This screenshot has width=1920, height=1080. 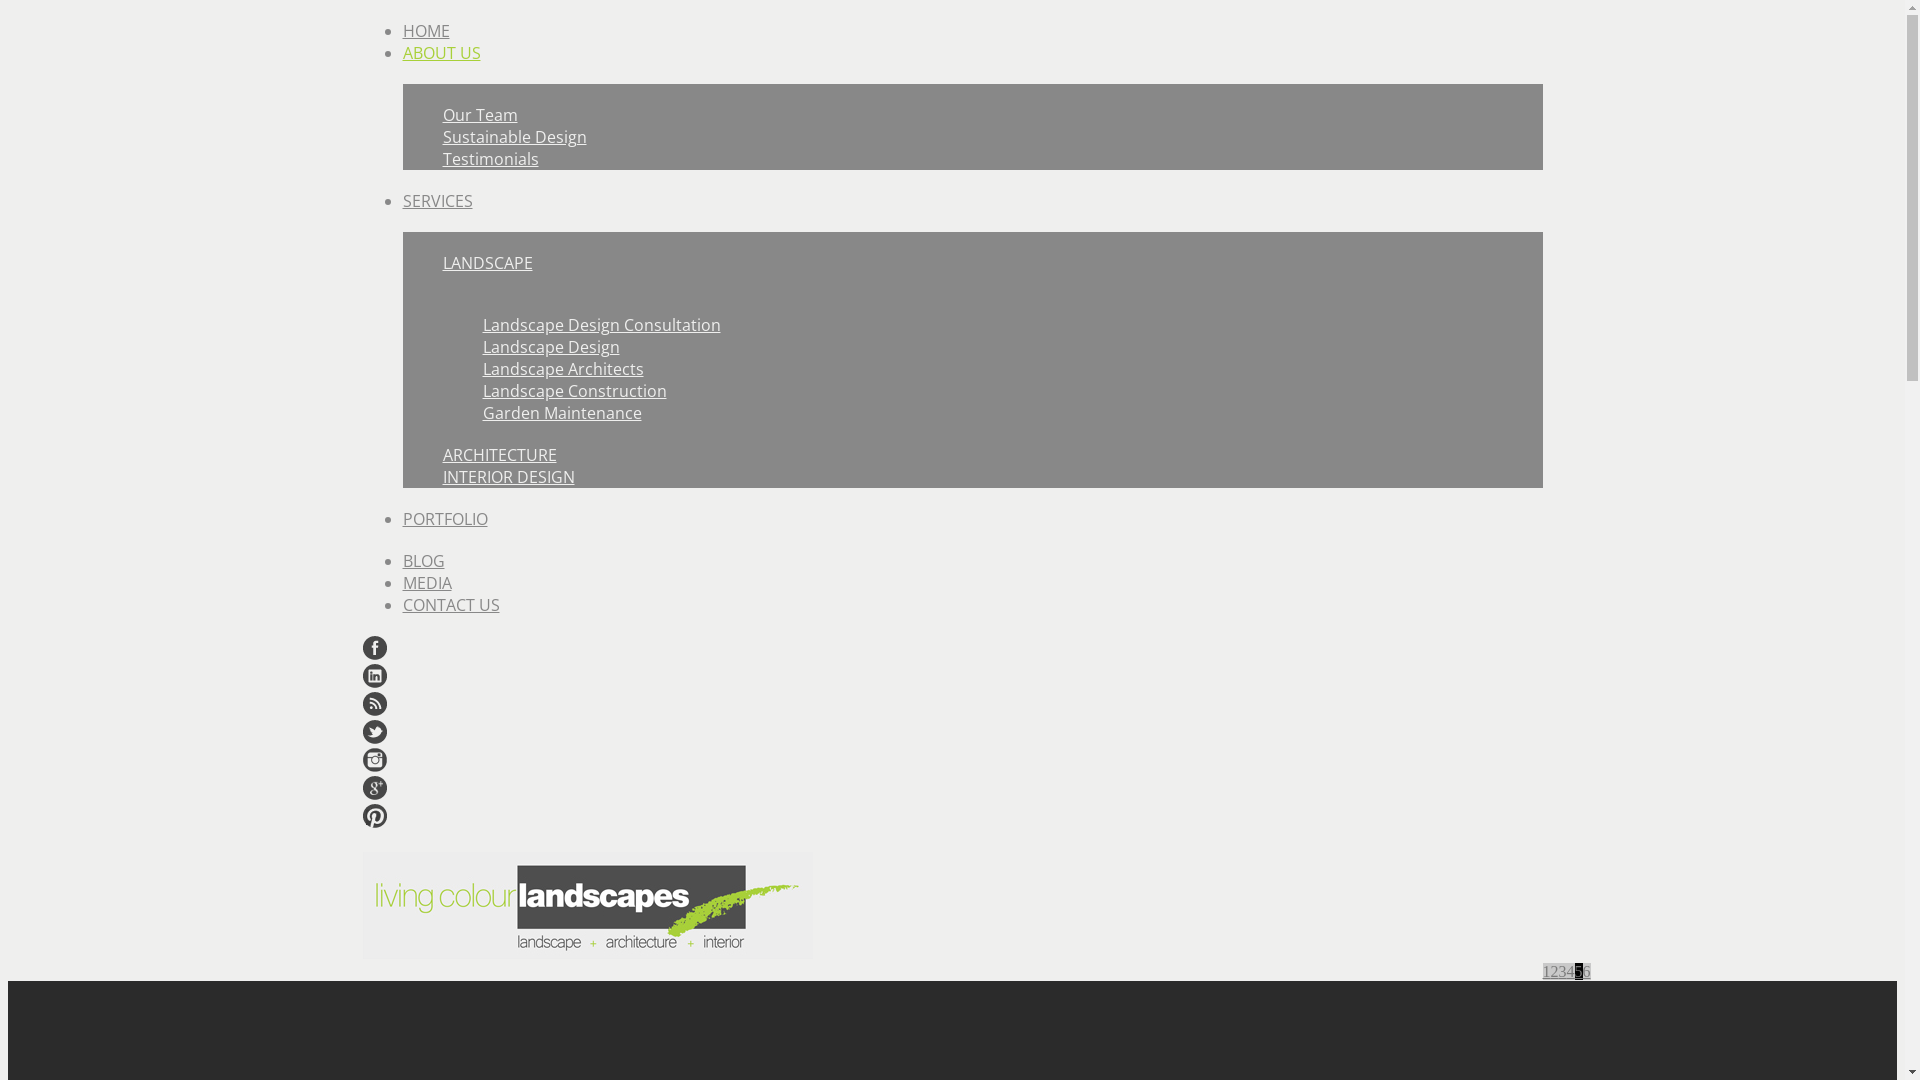 I want to click on '6', so click(x=1581, y=970).